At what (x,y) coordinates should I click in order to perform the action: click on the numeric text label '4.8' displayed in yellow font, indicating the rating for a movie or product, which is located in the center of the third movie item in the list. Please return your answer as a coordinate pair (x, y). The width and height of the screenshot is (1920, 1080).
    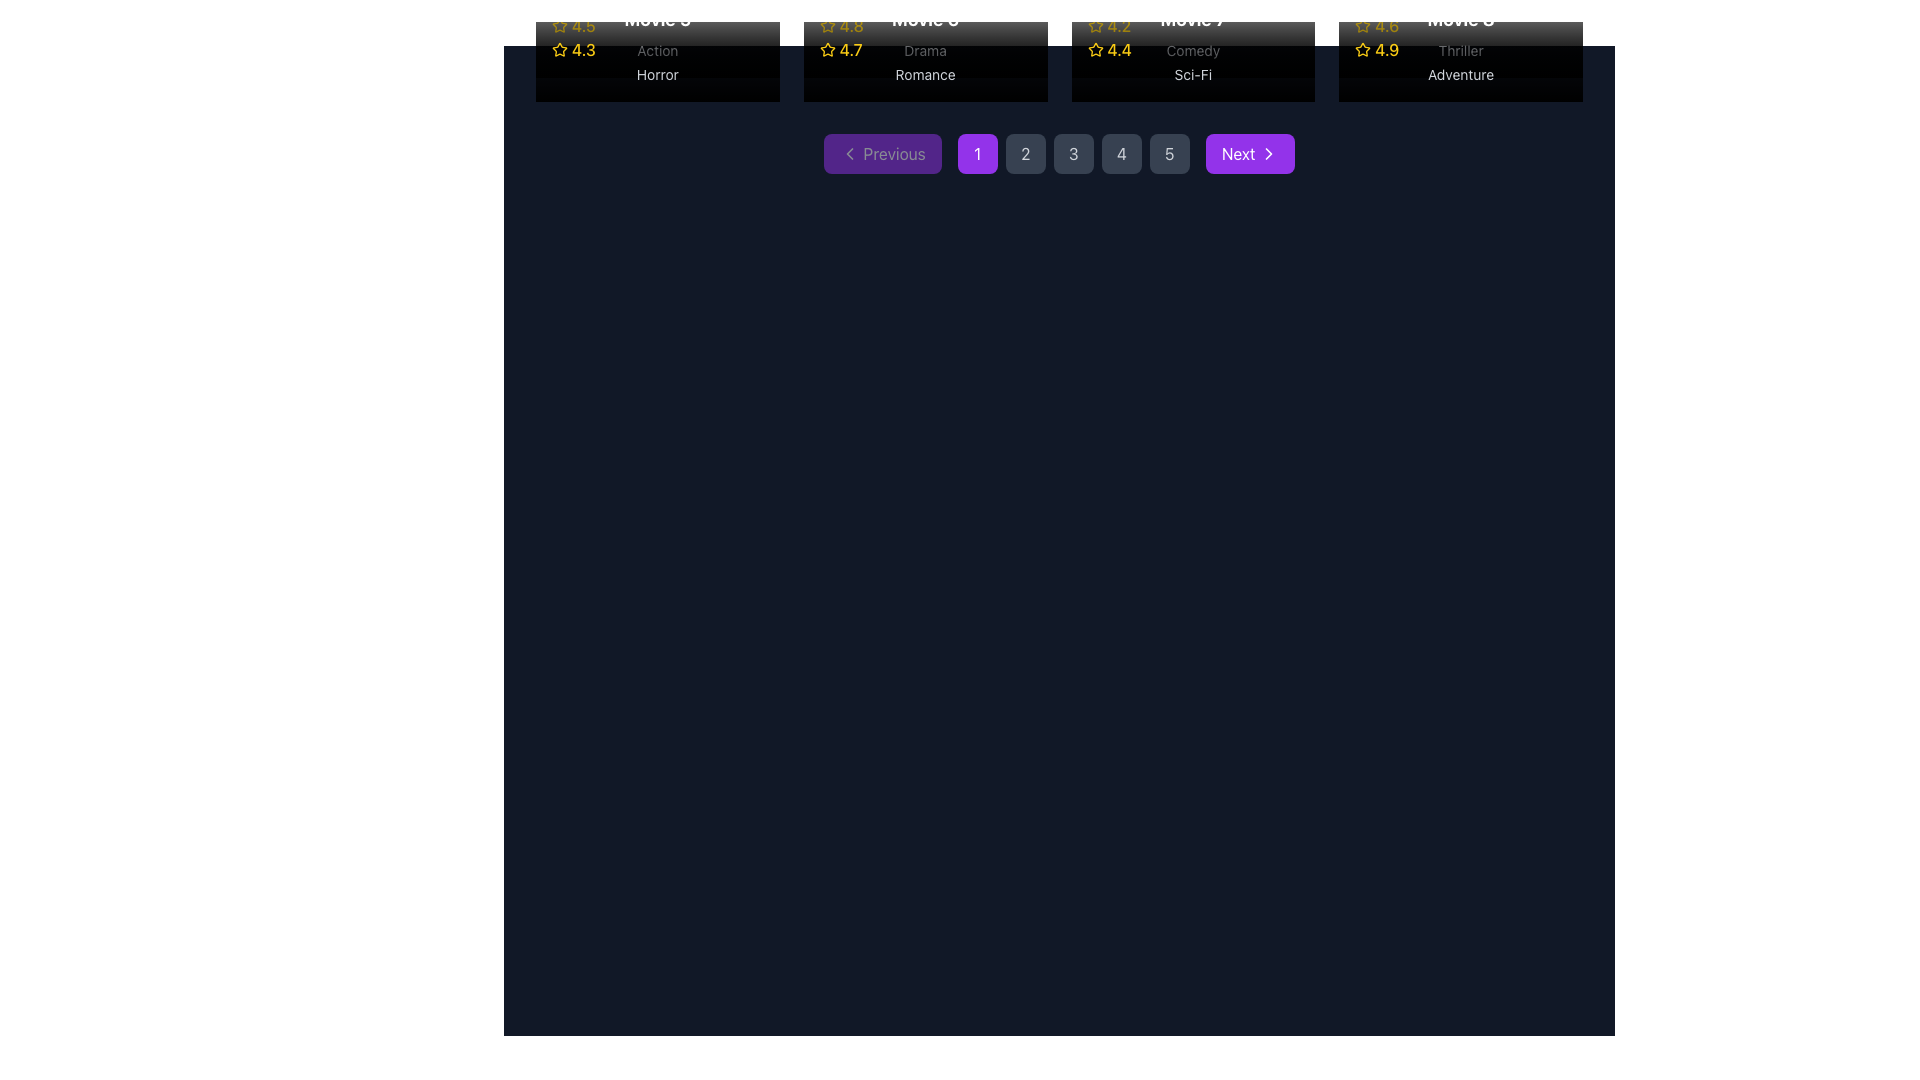
    Looking at the image, I should click on (851, 26).